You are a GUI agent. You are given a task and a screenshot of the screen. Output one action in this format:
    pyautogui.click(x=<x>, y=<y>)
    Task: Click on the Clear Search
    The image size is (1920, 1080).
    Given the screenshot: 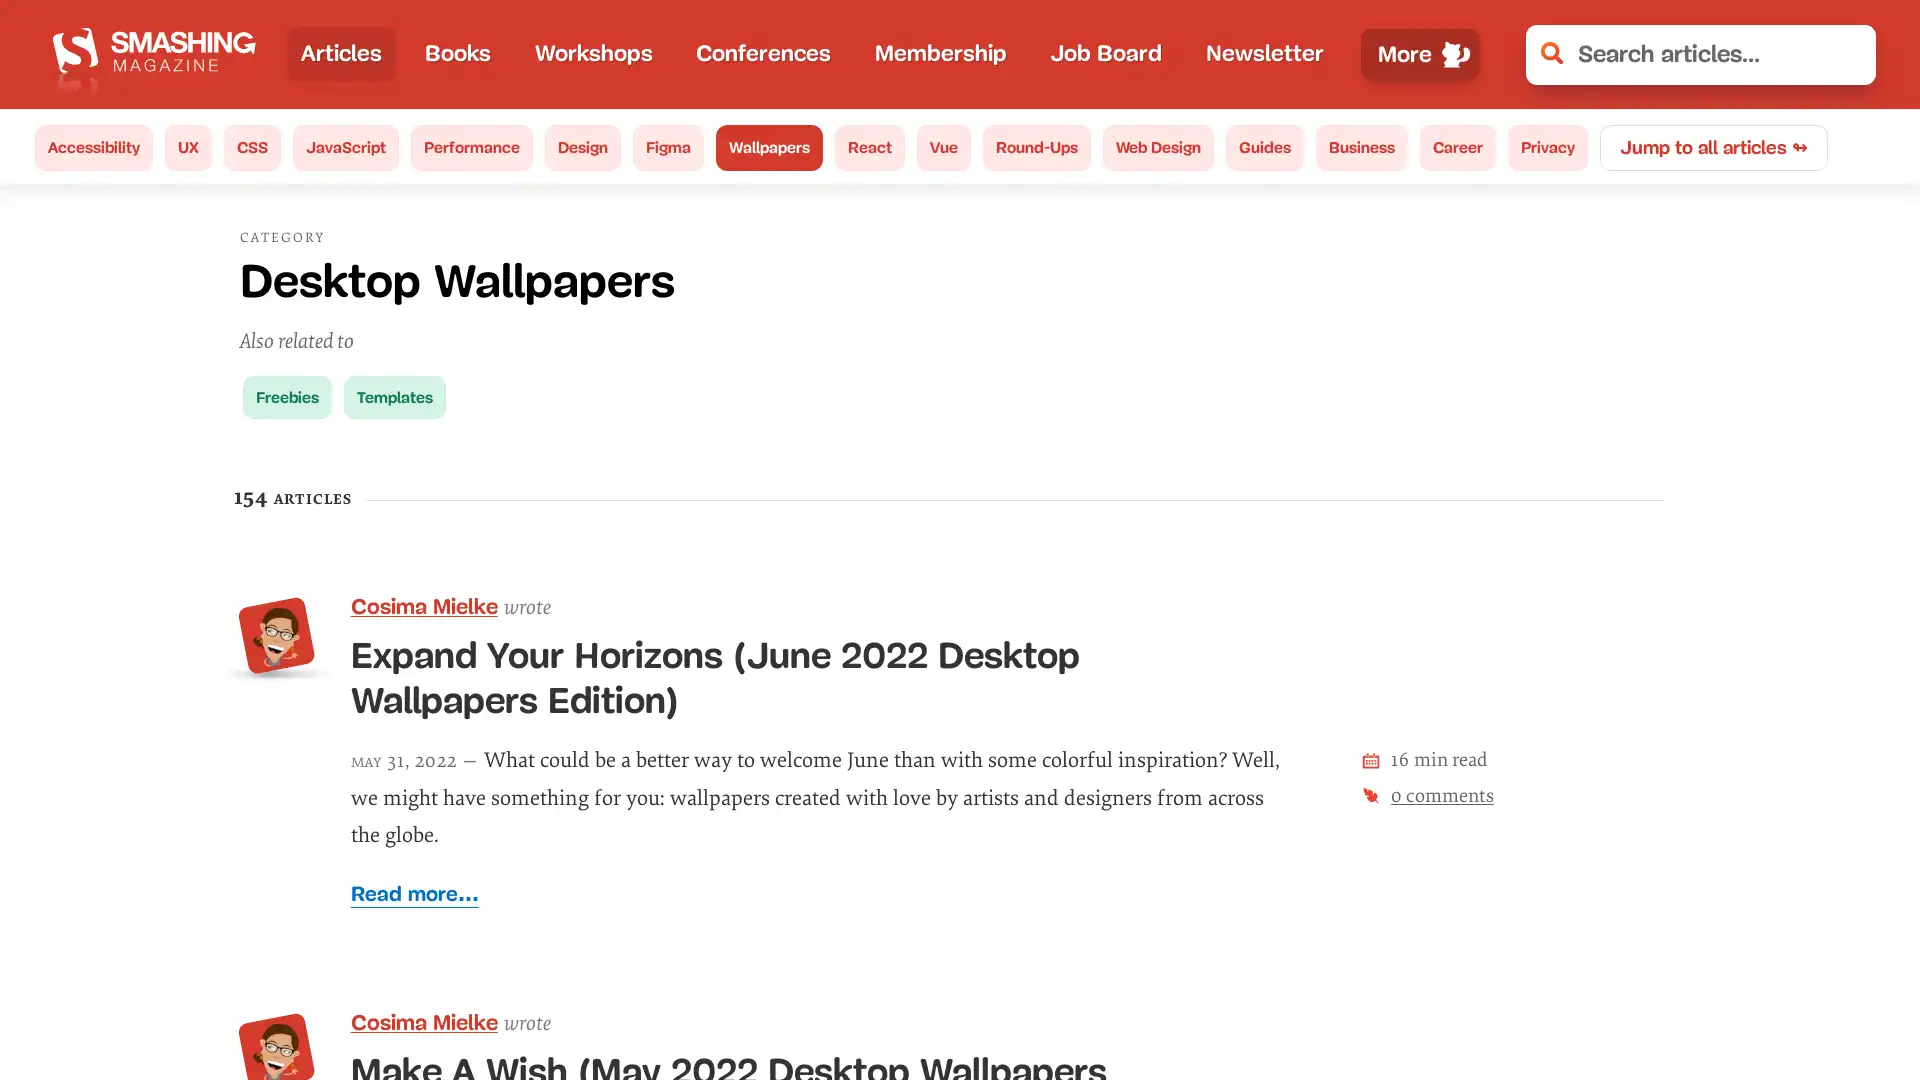 What is the action you would take?
    pyautogui.click(x=1846, y=53)
    